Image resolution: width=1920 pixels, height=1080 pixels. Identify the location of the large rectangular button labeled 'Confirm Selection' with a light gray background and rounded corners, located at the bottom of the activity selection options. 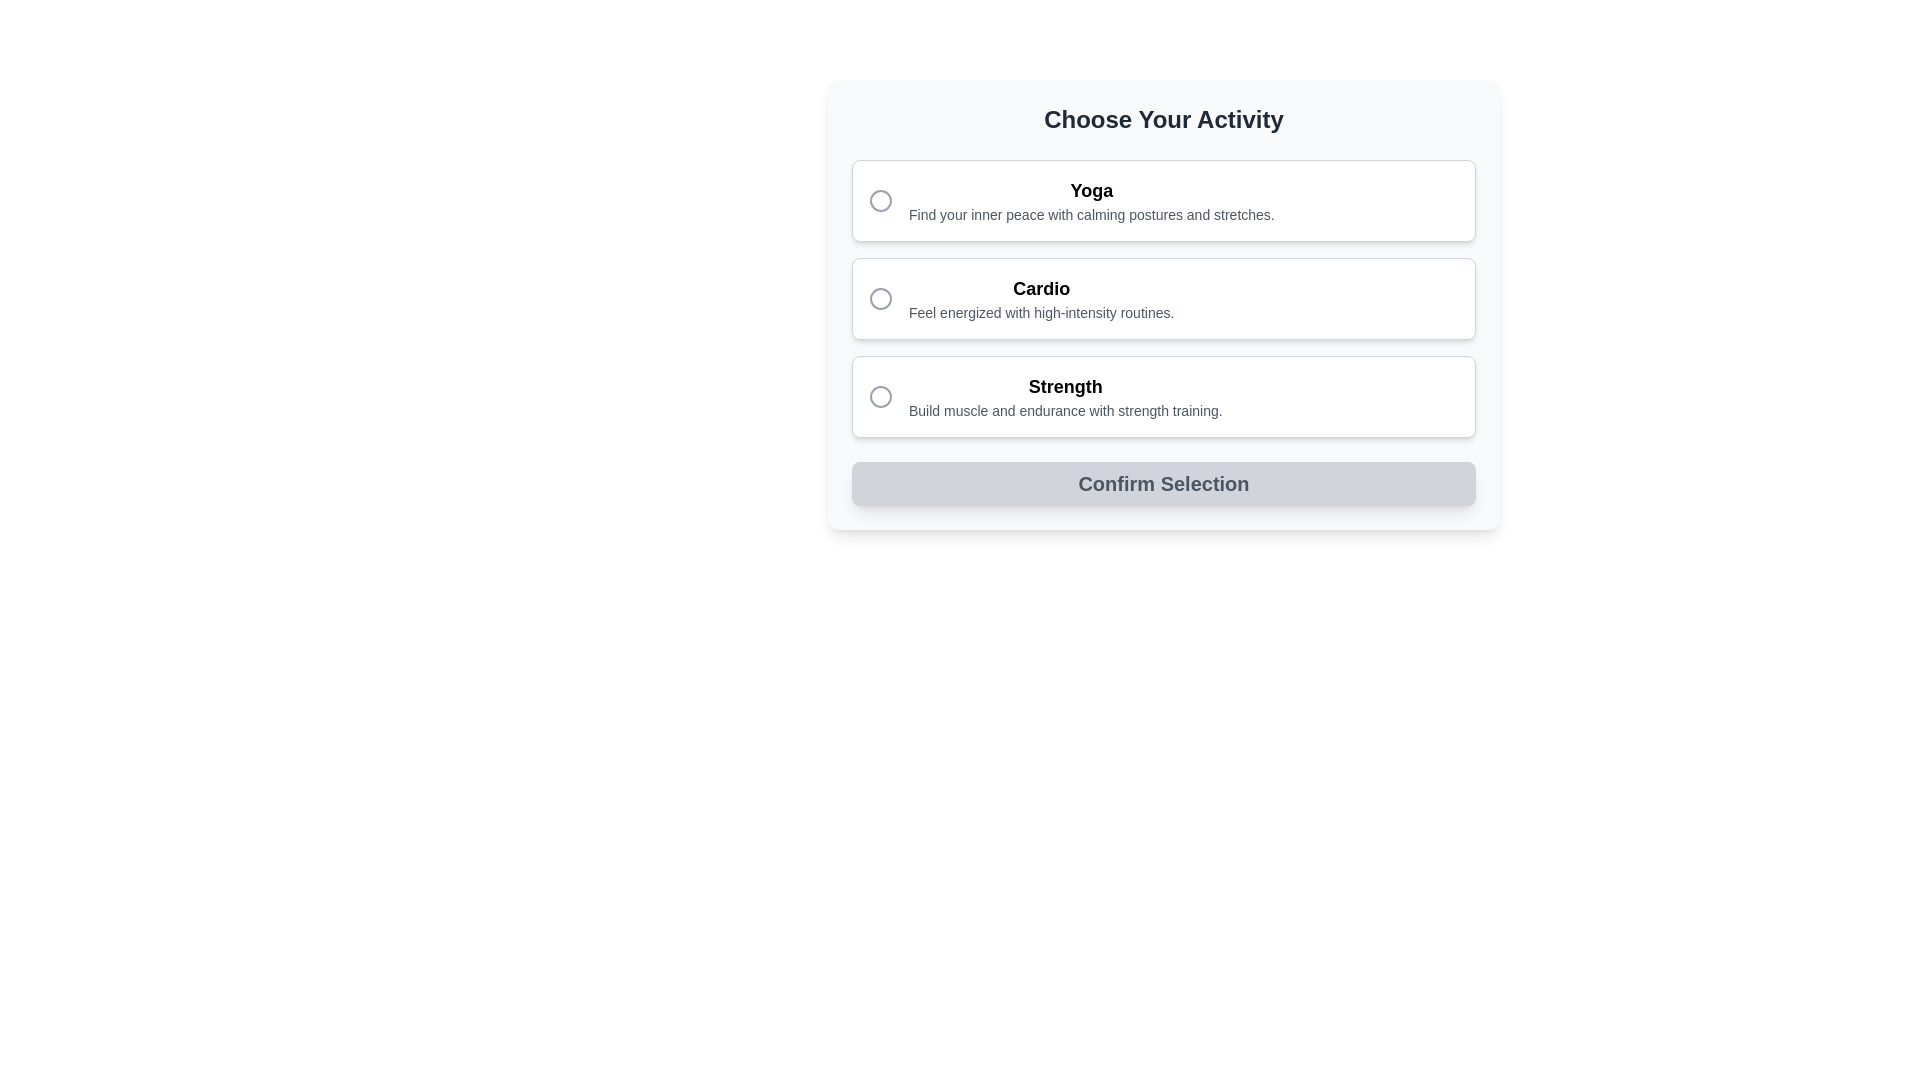
(1163, 483).